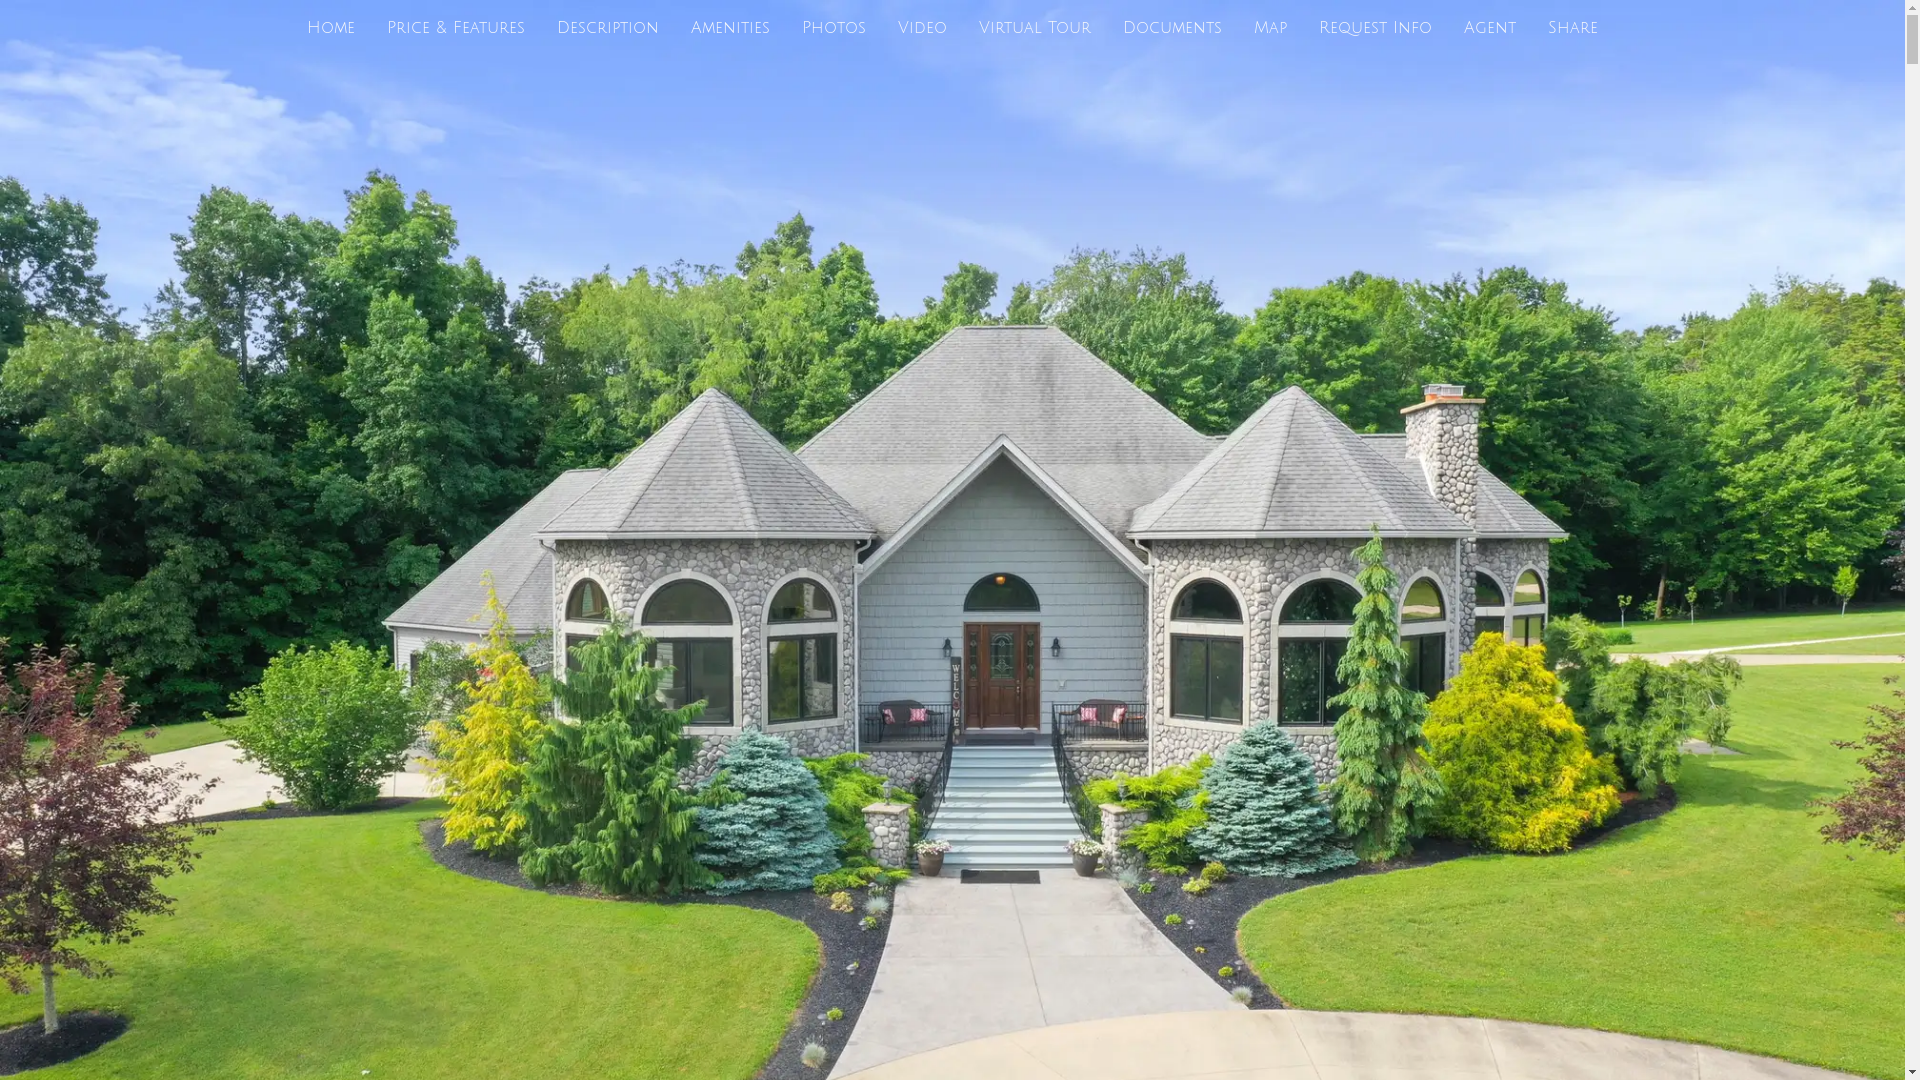  What do you see at coordinates (370, 27) in the screenshot?
I see `'Price & Features'` at bounding box center [370, 27].